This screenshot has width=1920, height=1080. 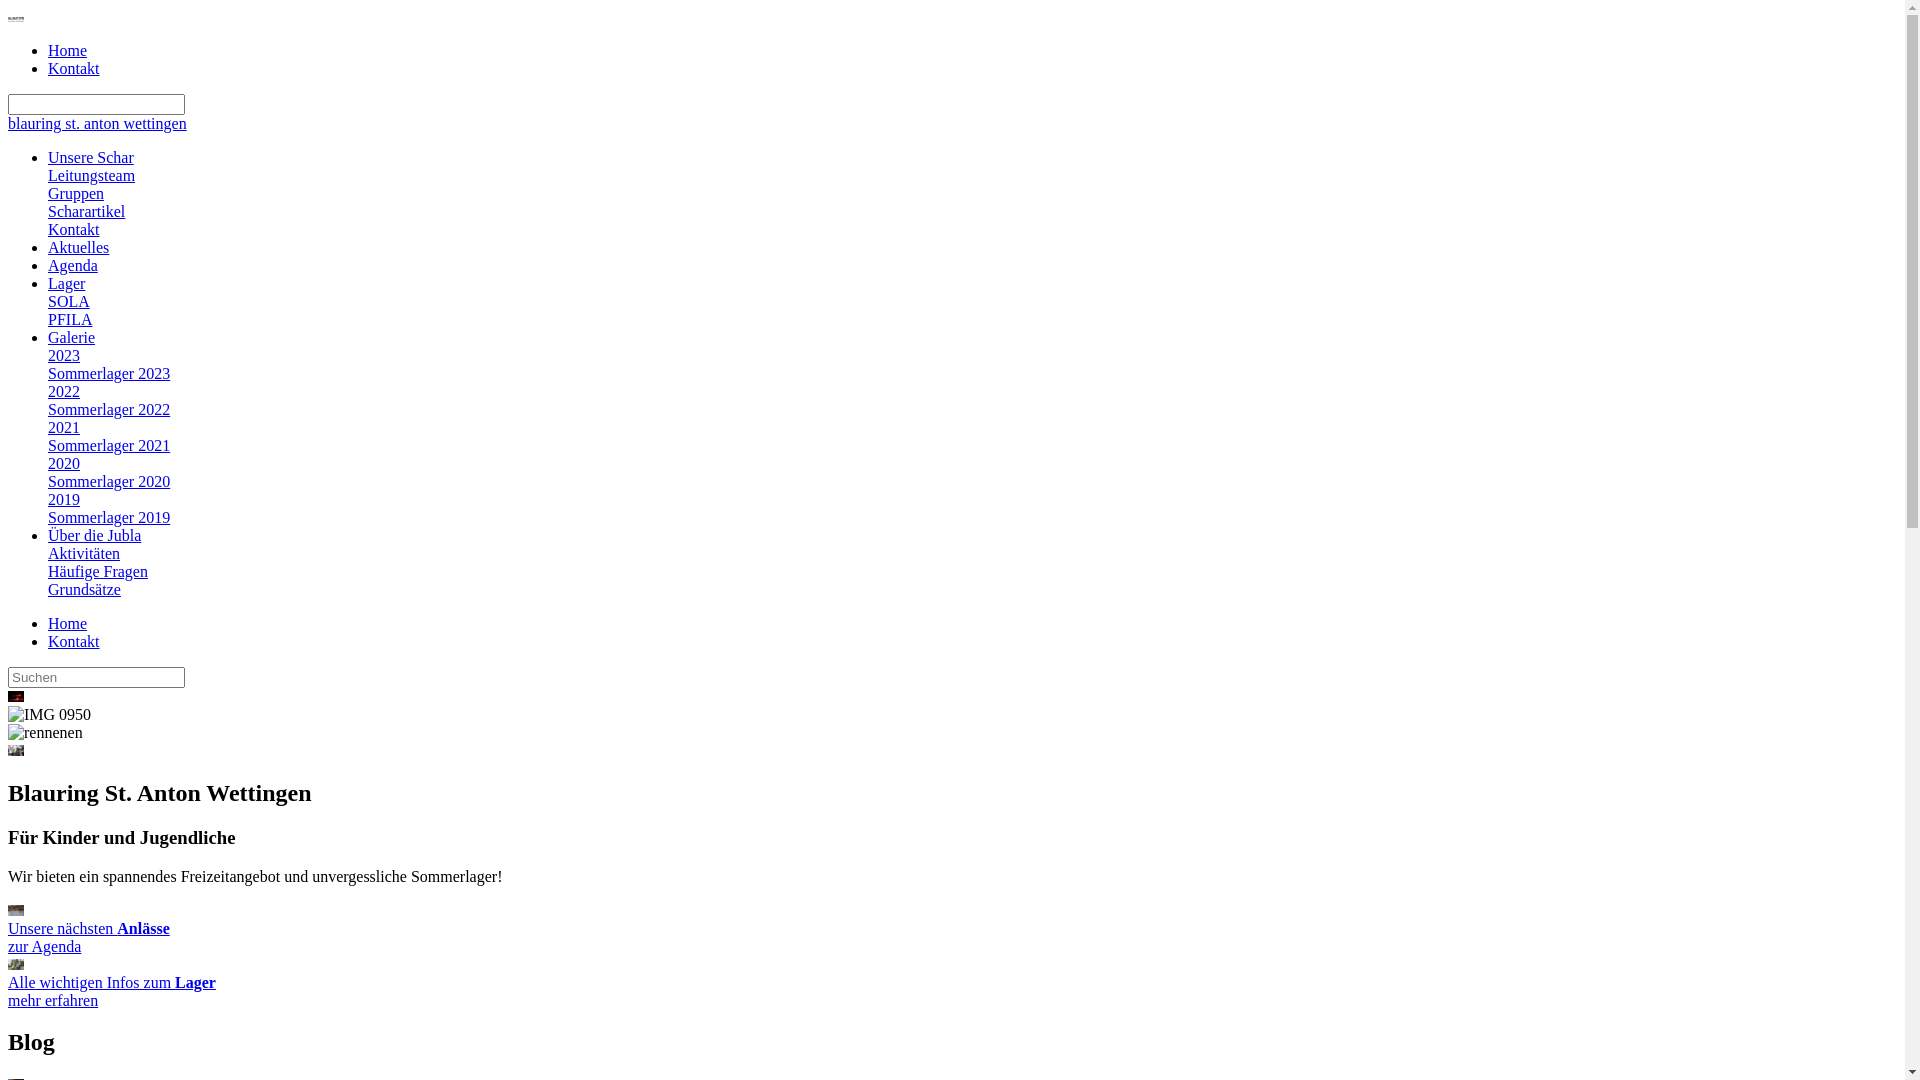 What do you see at coordinates (63, 354) in the screenshot?
I see `'2023'` at bounding box center [63, 354].